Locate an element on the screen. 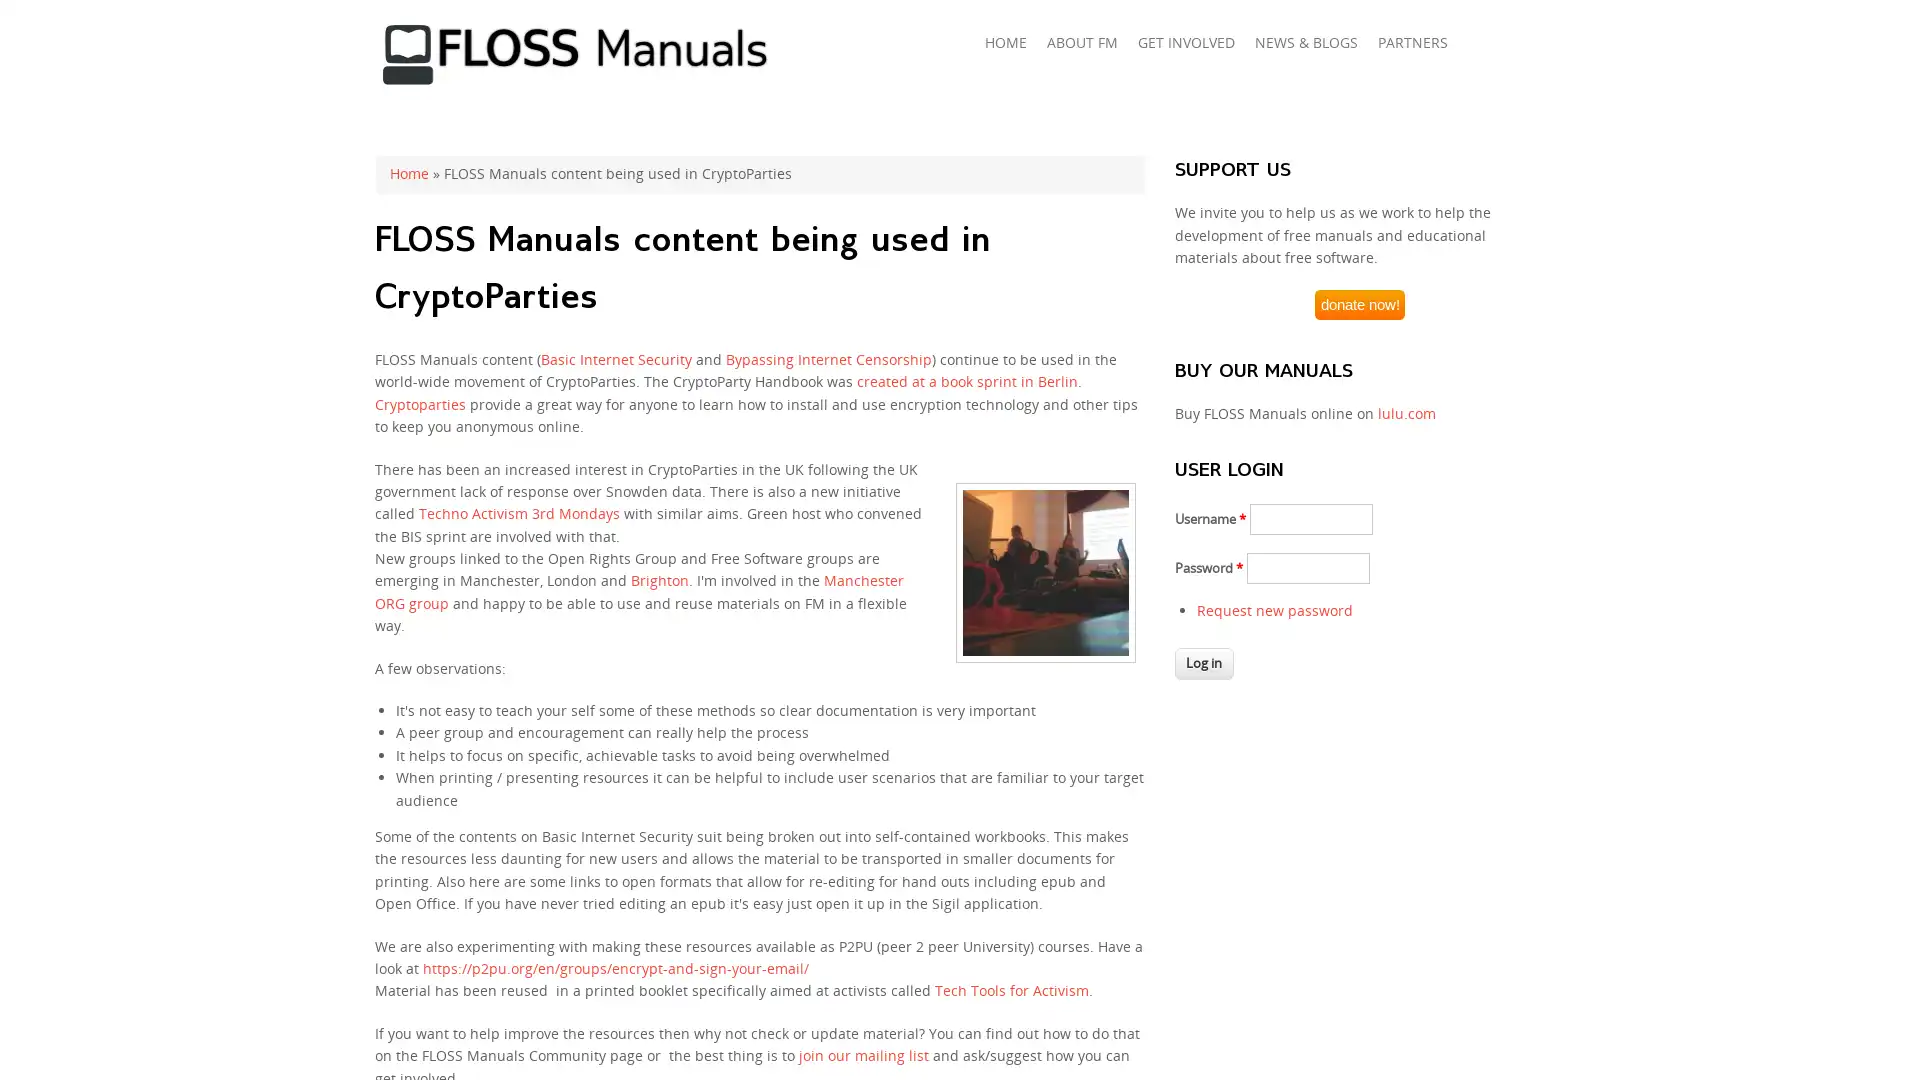 Image resolution: width=1920 pixels, height=1080 pixels. Log in is located at coordinates (1203, 663).